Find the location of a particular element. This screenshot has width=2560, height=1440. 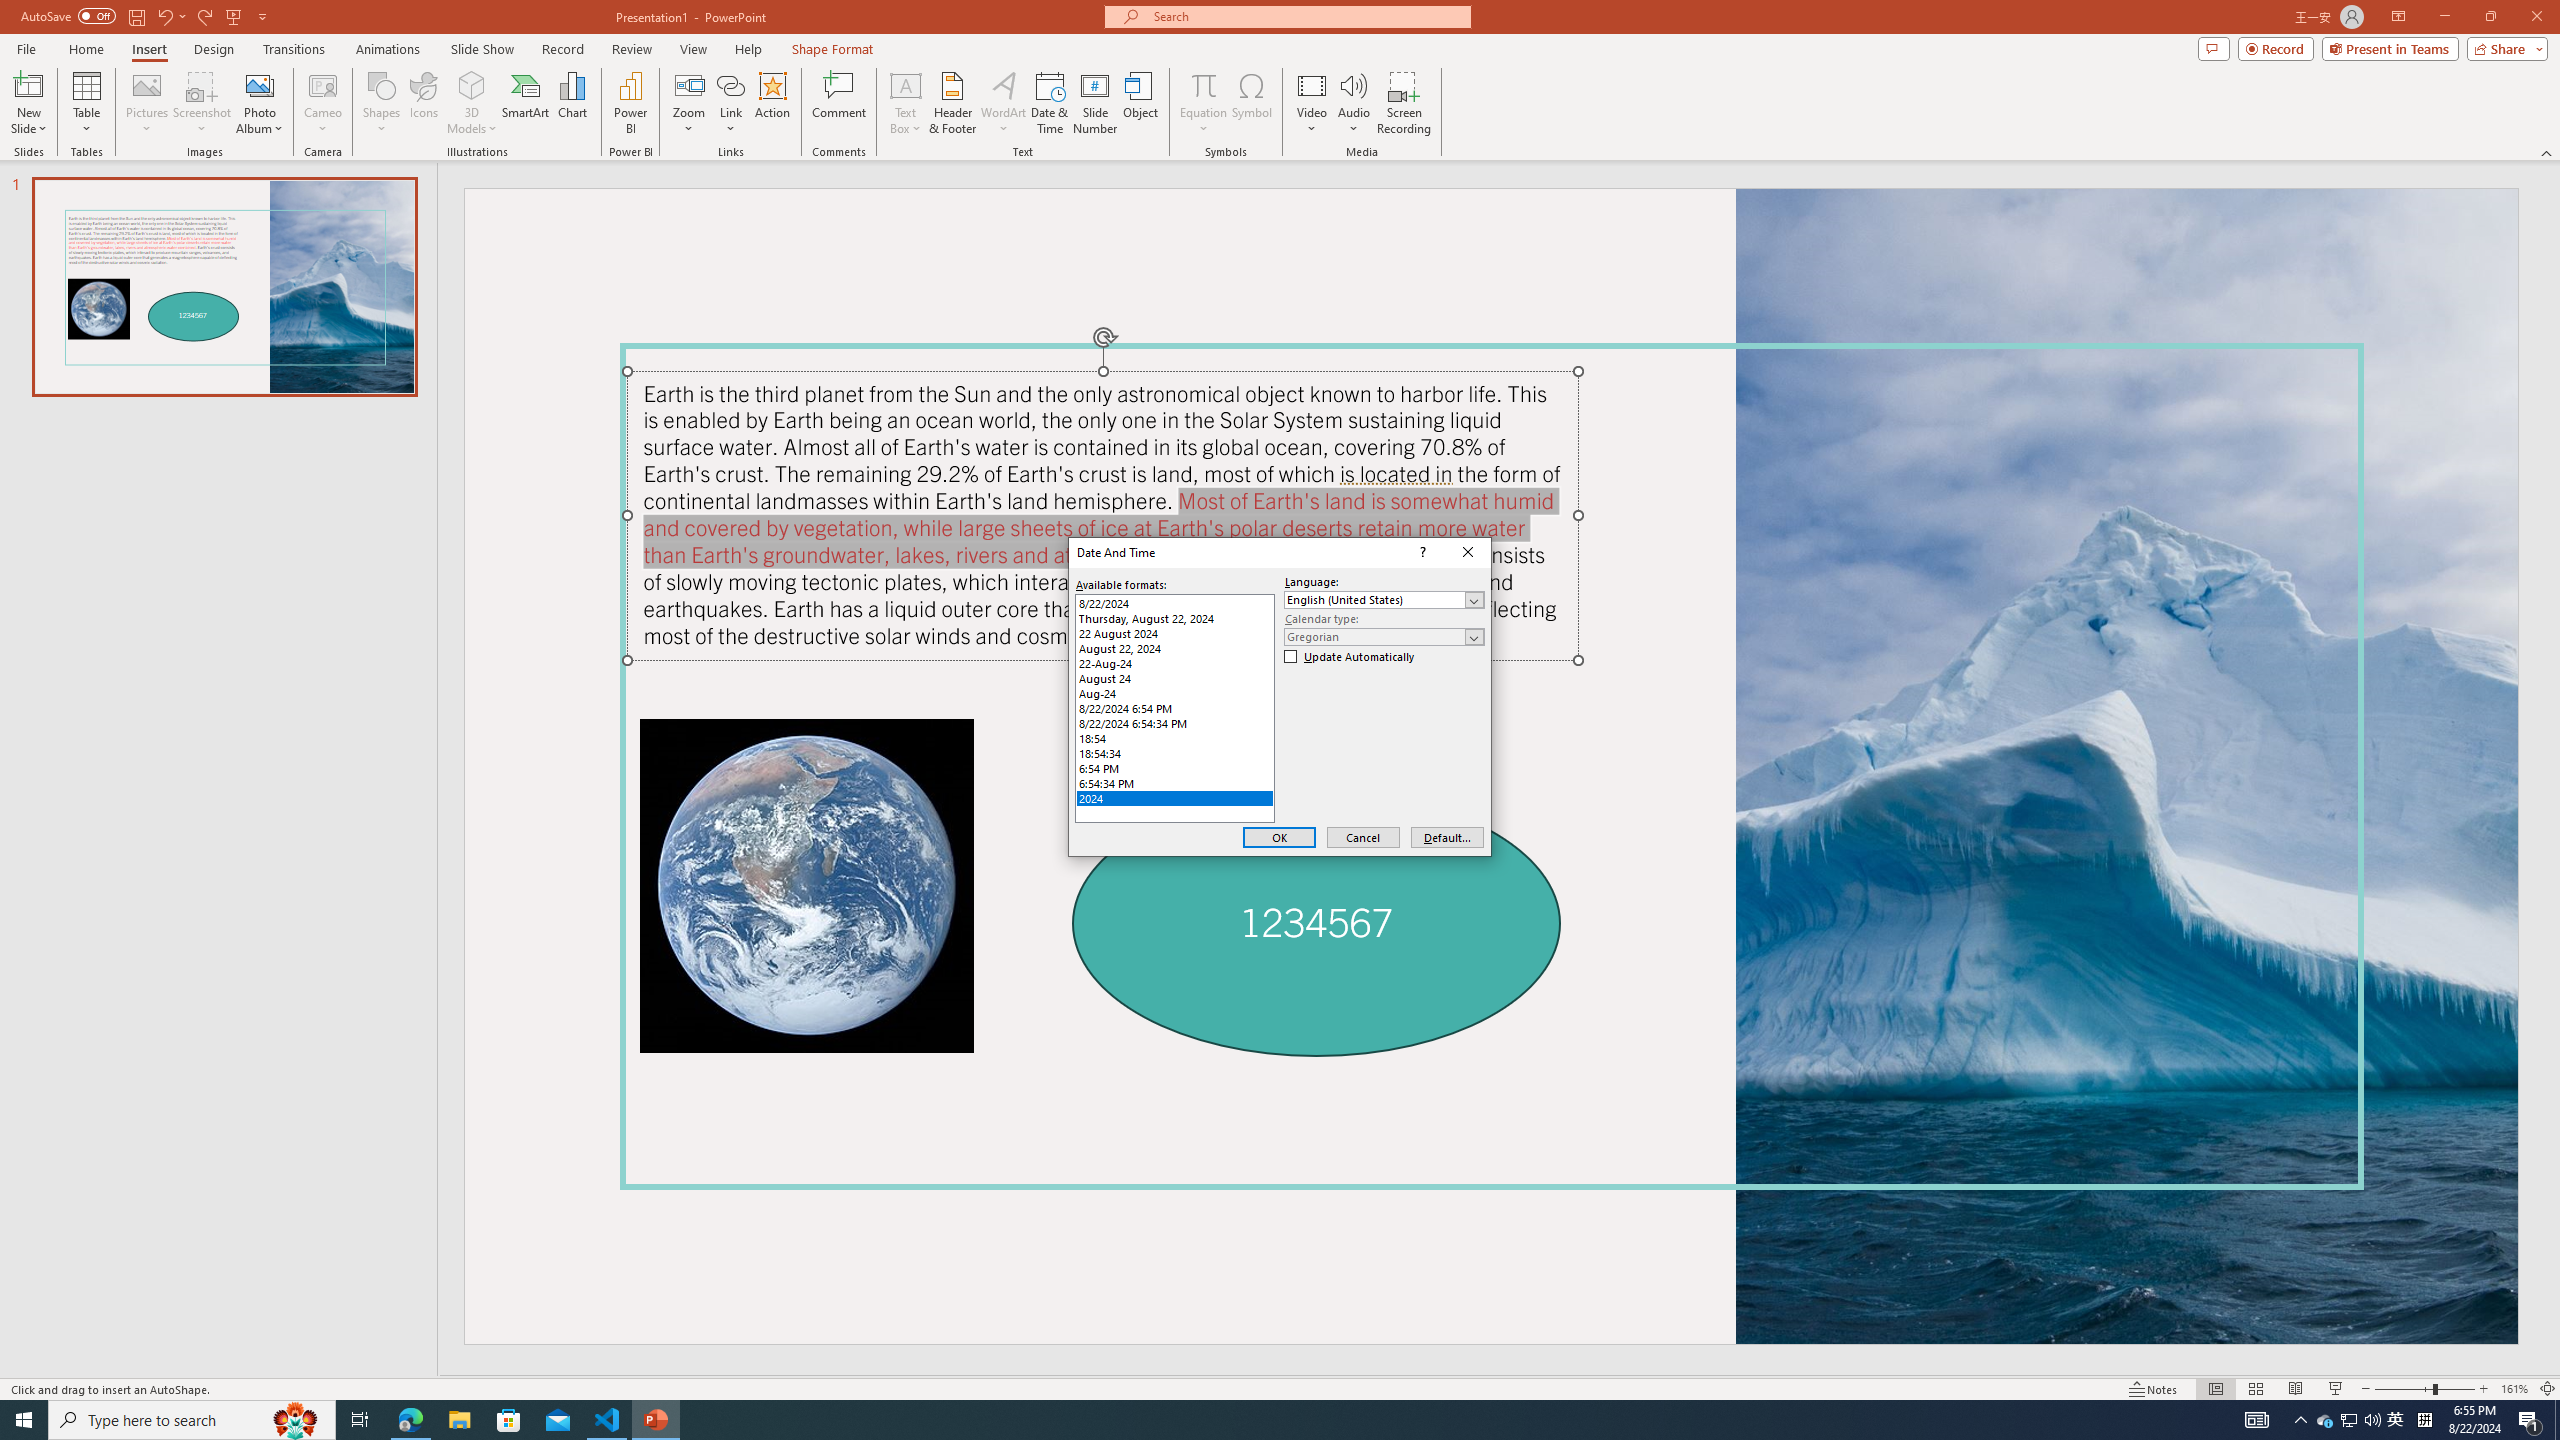

'Power BI' is located at coordinates (631, 103).